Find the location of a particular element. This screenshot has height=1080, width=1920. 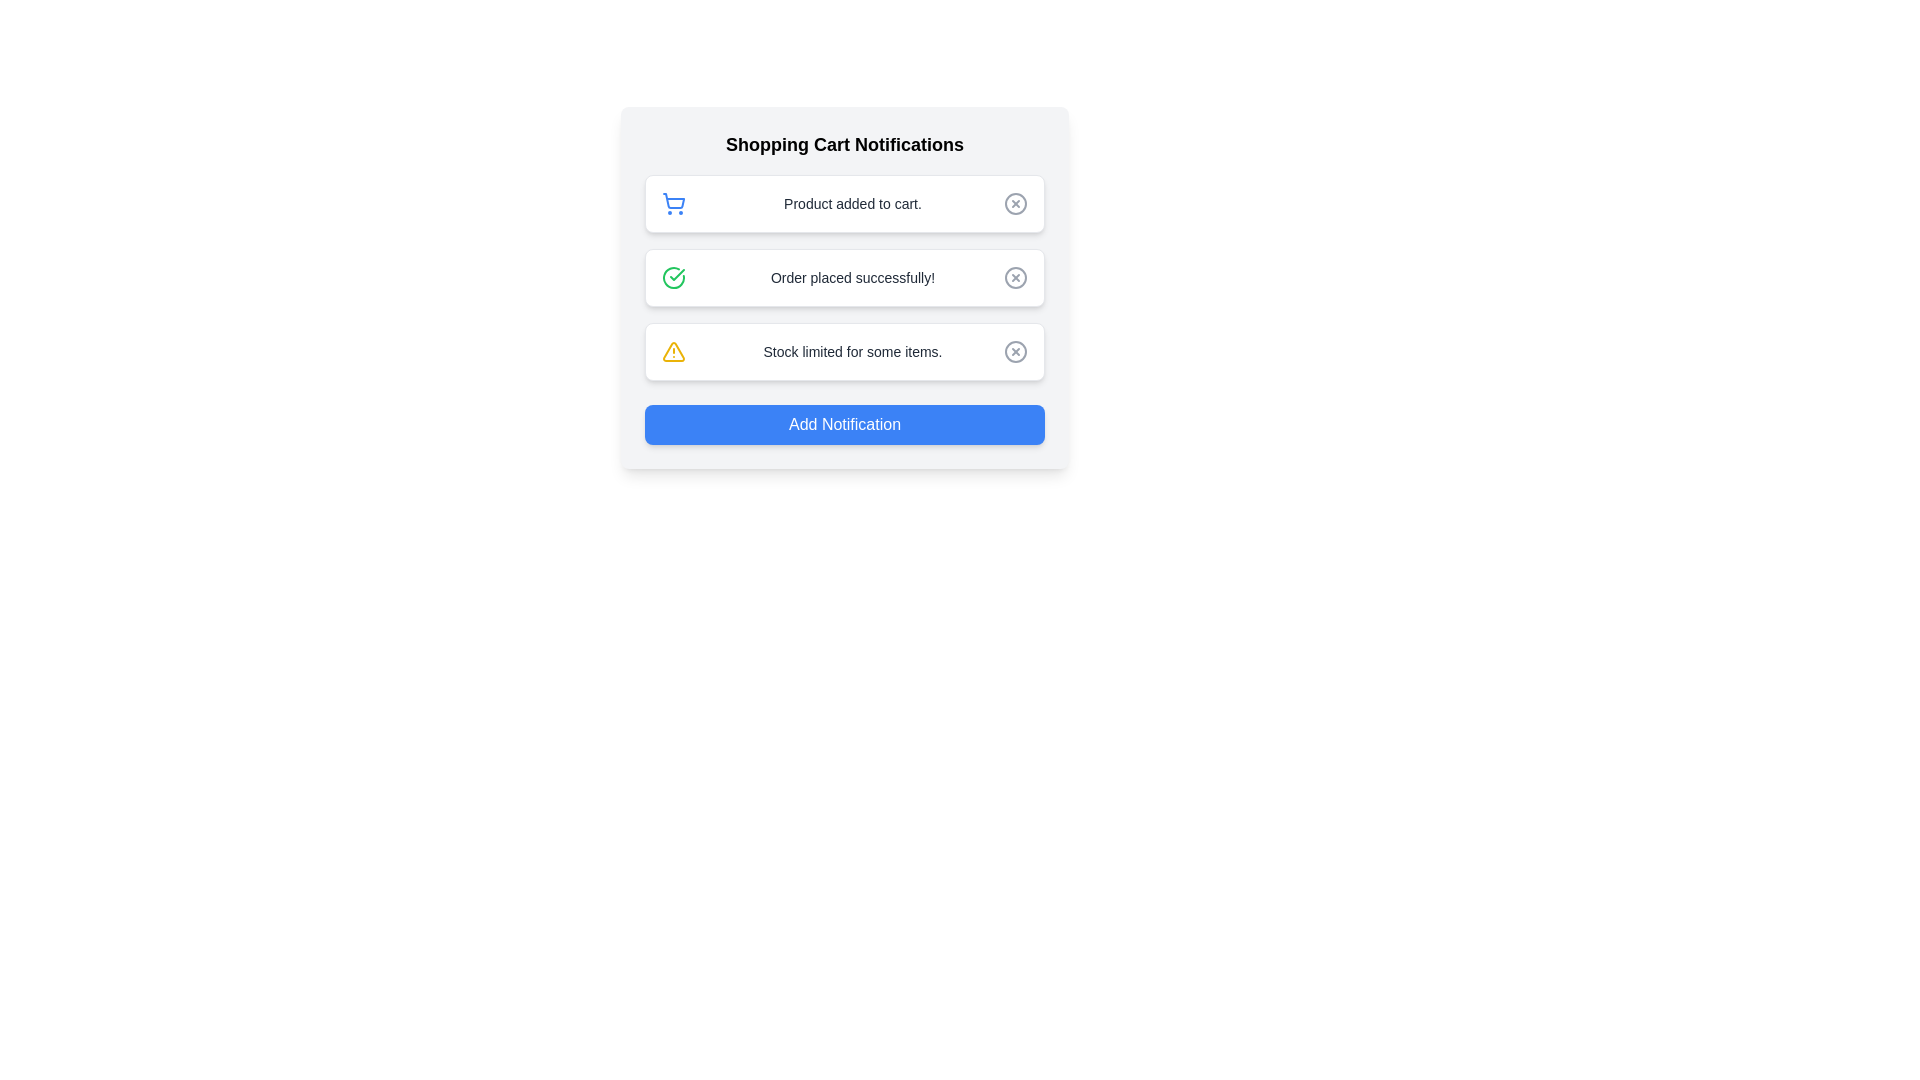

the static text label displaying 'Product added to cart.' that is located in the notification panel is located at coordinates (853, 204).